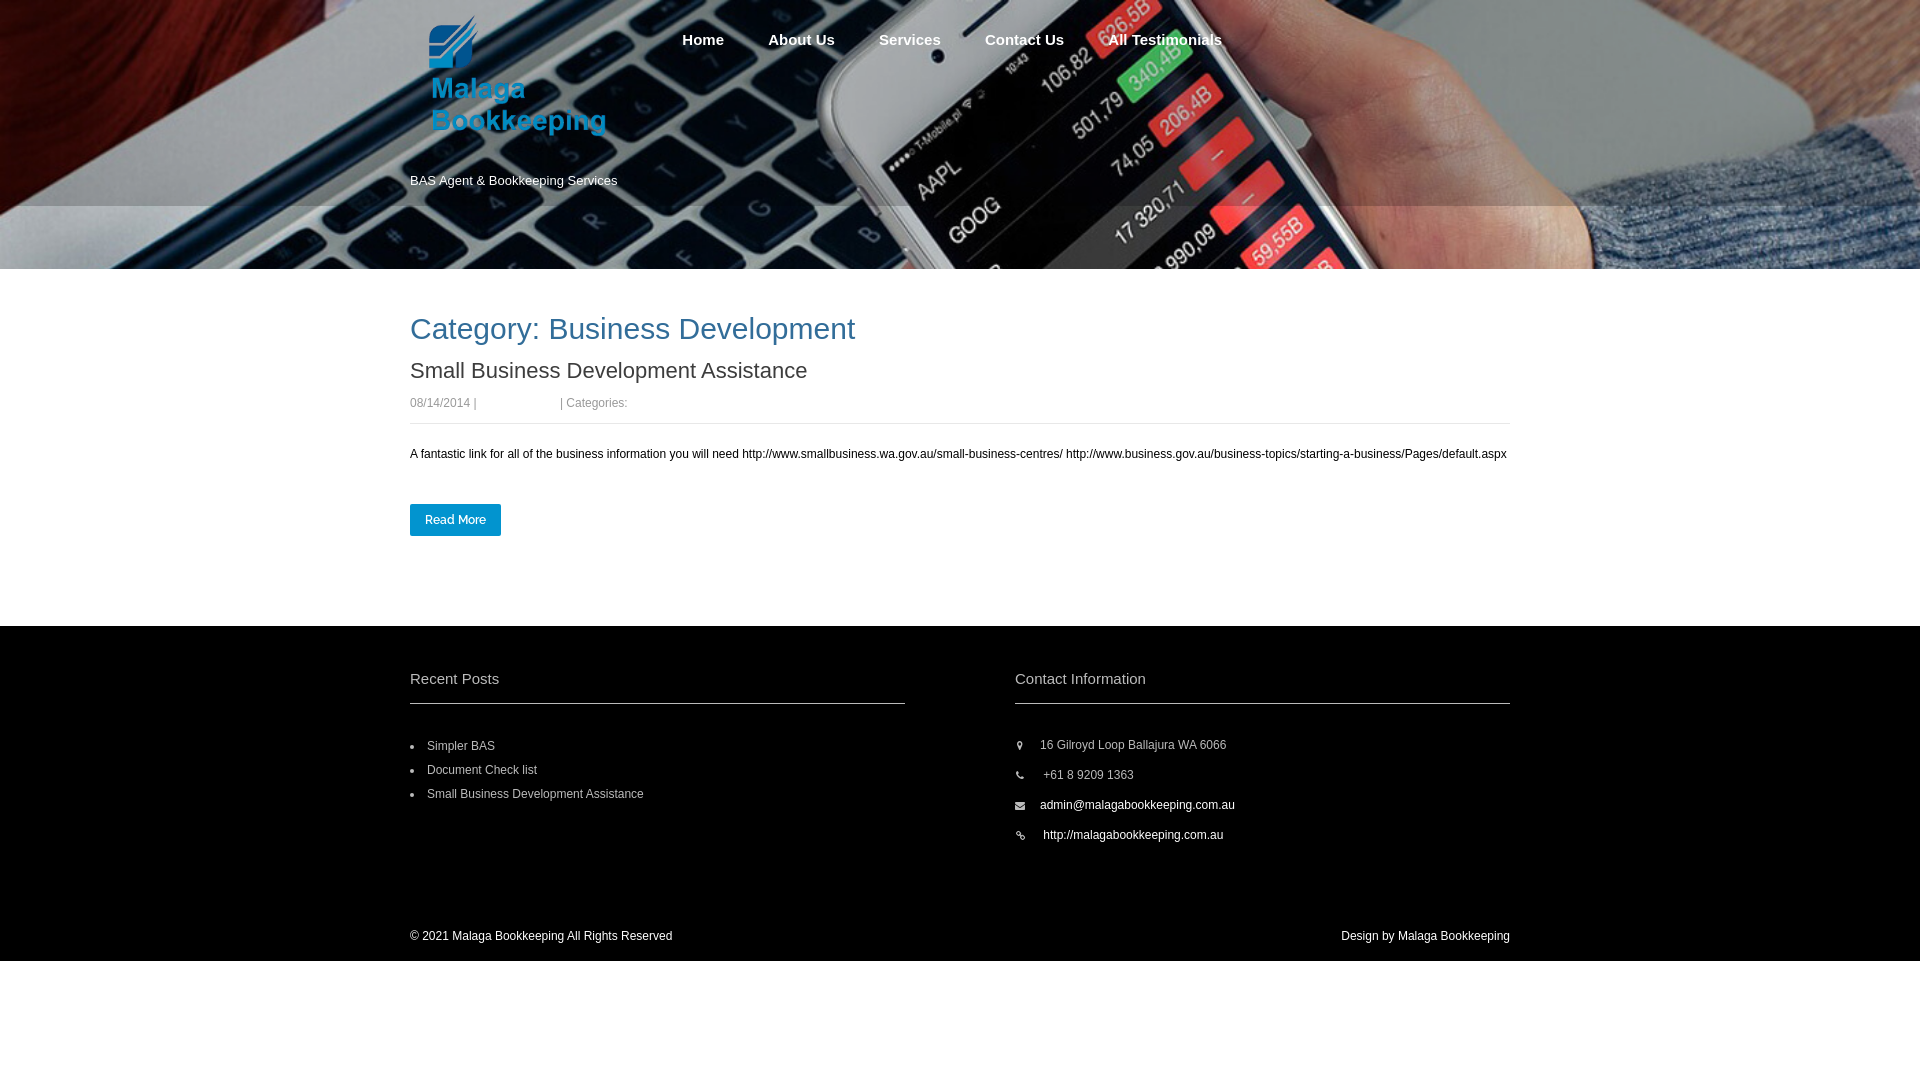 This screenshot has width=1920, height=1080. What do you see at coordinates (1137, 804) in the screenshot?
I see `'admin@malagabookkeeping.com.au'` at bounding box center [1137, 804].